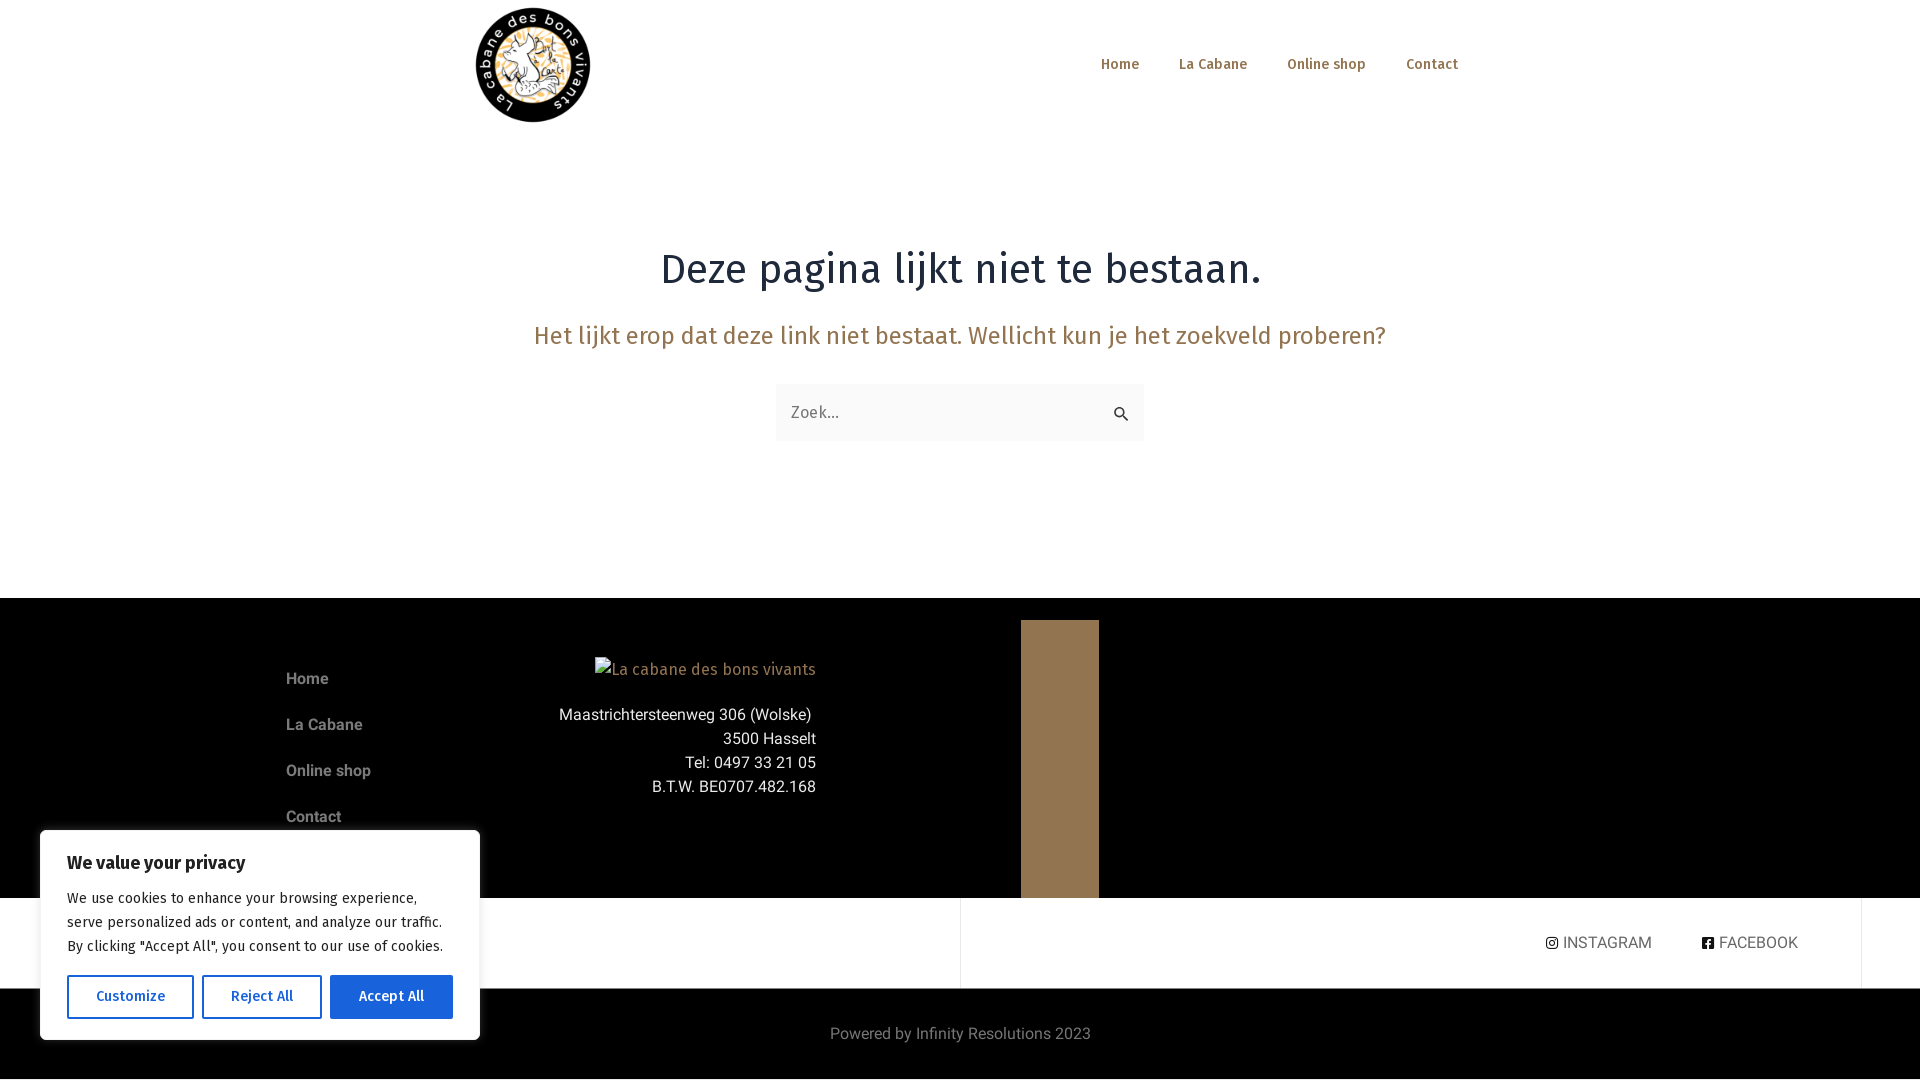  What do you see at coordinates (1326, 64) in the screenshot?
I see `'Online shop'` at bounding box center [1326, 64].